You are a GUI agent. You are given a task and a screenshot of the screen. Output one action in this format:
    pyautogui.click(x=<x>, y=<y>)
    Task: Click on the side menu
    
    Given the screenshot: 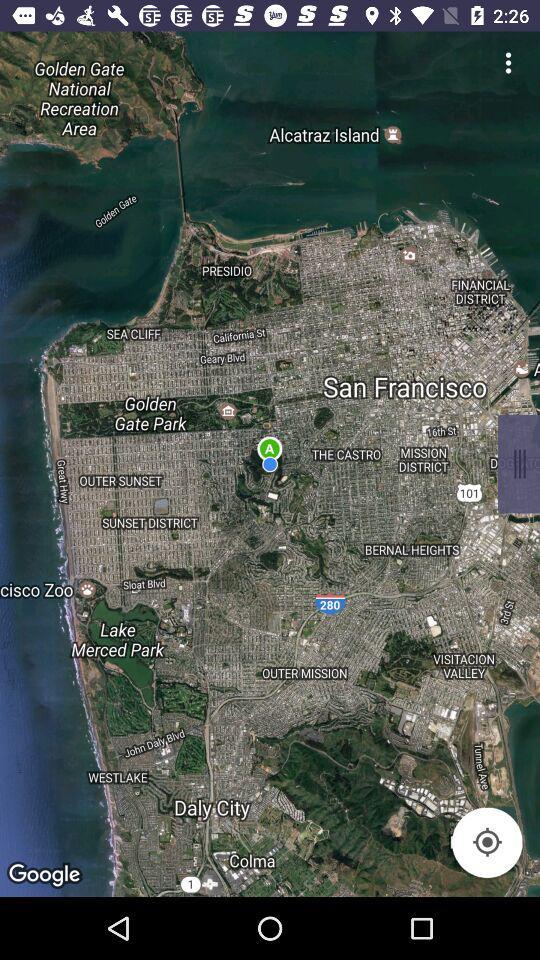 What is the action you would take?
    pyautogui.click(x=508, y=62)
    